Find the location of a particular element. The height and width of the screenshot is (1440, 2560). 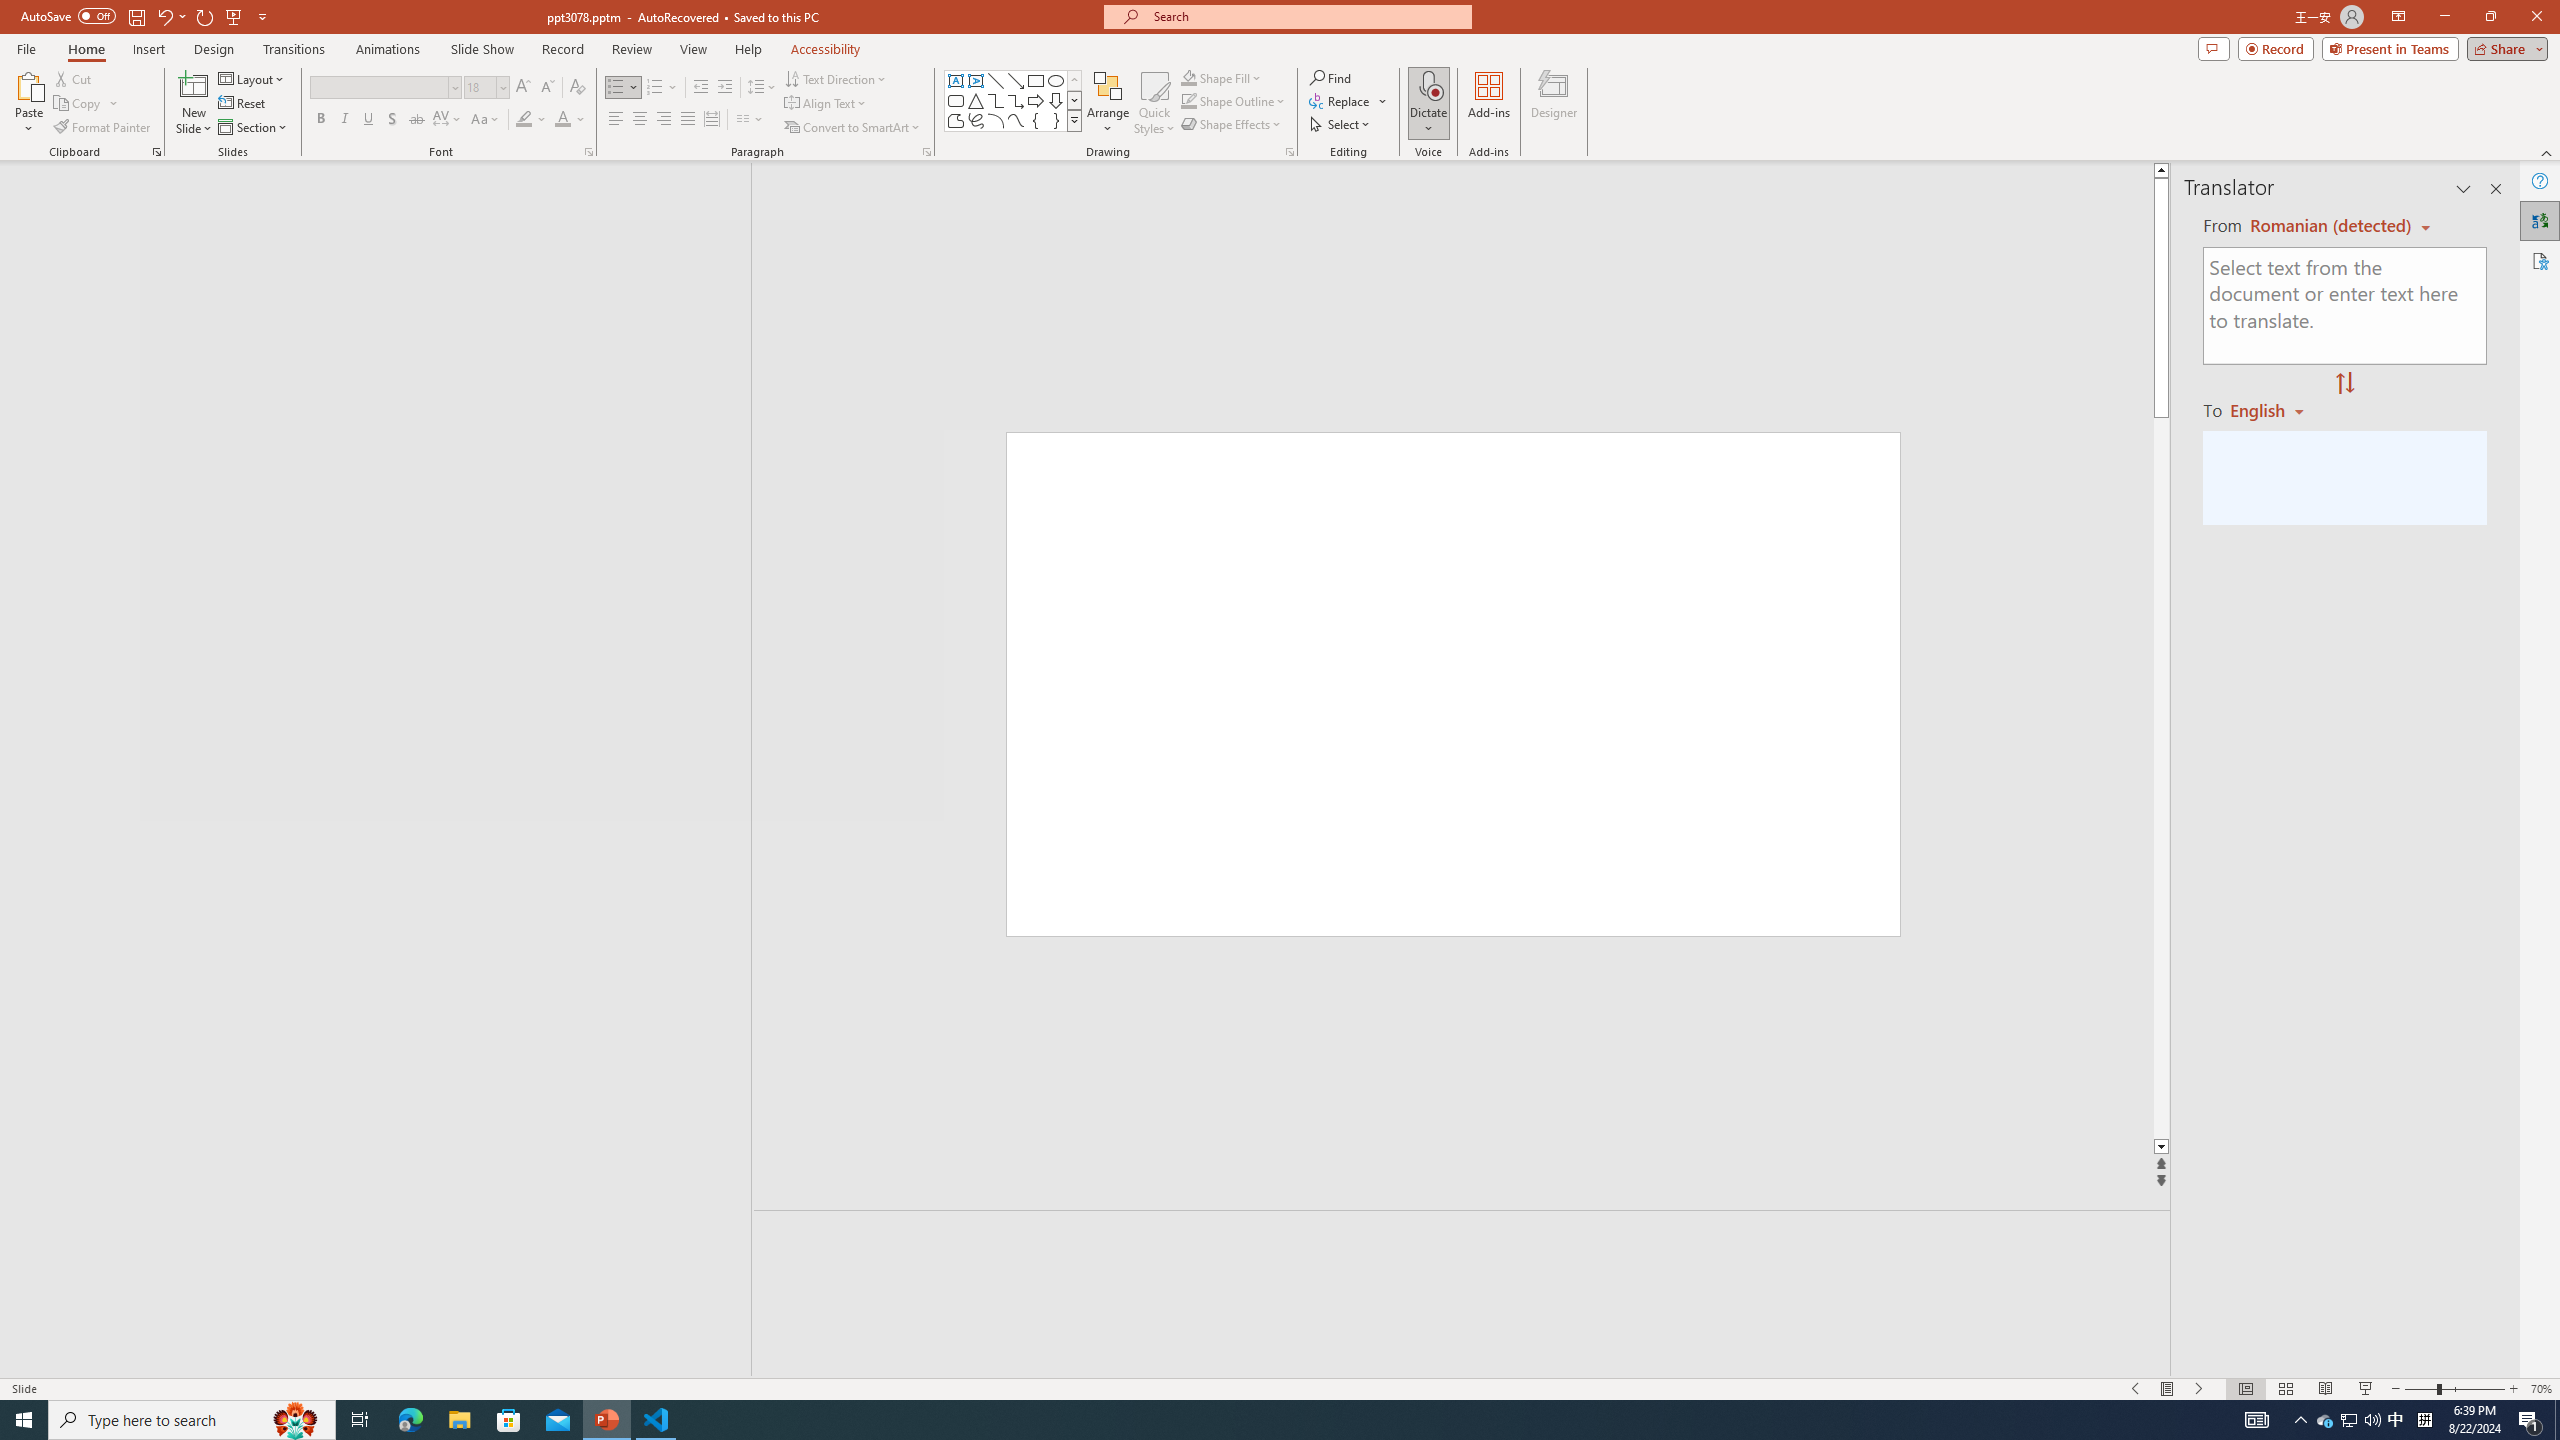

'Font Color' is located at coordinates (570, 118).